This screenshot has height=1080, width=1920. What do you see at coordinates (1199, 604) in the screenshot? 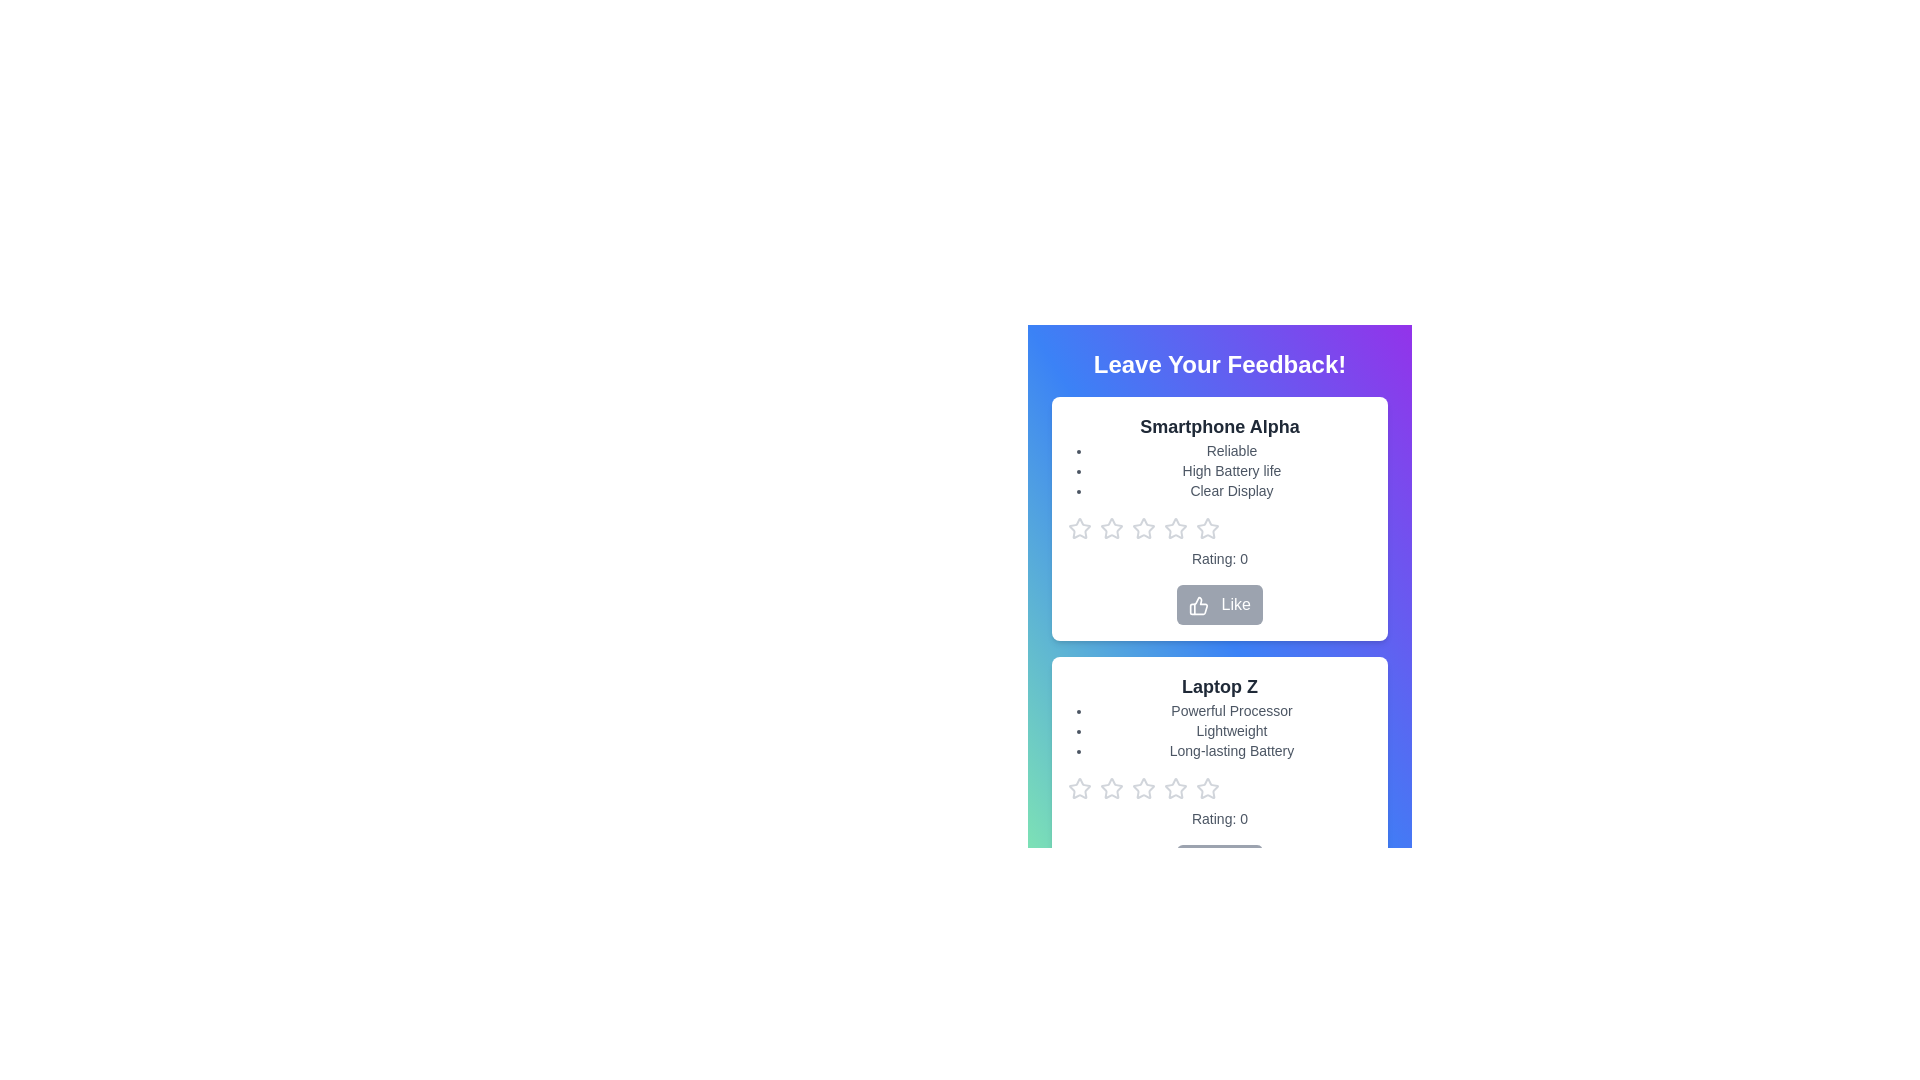
I see `the 'thumbs-up' icon within the 'Like' button on the product card titled 'Smartphone Alpha'` at bounding box center [1199, 604].